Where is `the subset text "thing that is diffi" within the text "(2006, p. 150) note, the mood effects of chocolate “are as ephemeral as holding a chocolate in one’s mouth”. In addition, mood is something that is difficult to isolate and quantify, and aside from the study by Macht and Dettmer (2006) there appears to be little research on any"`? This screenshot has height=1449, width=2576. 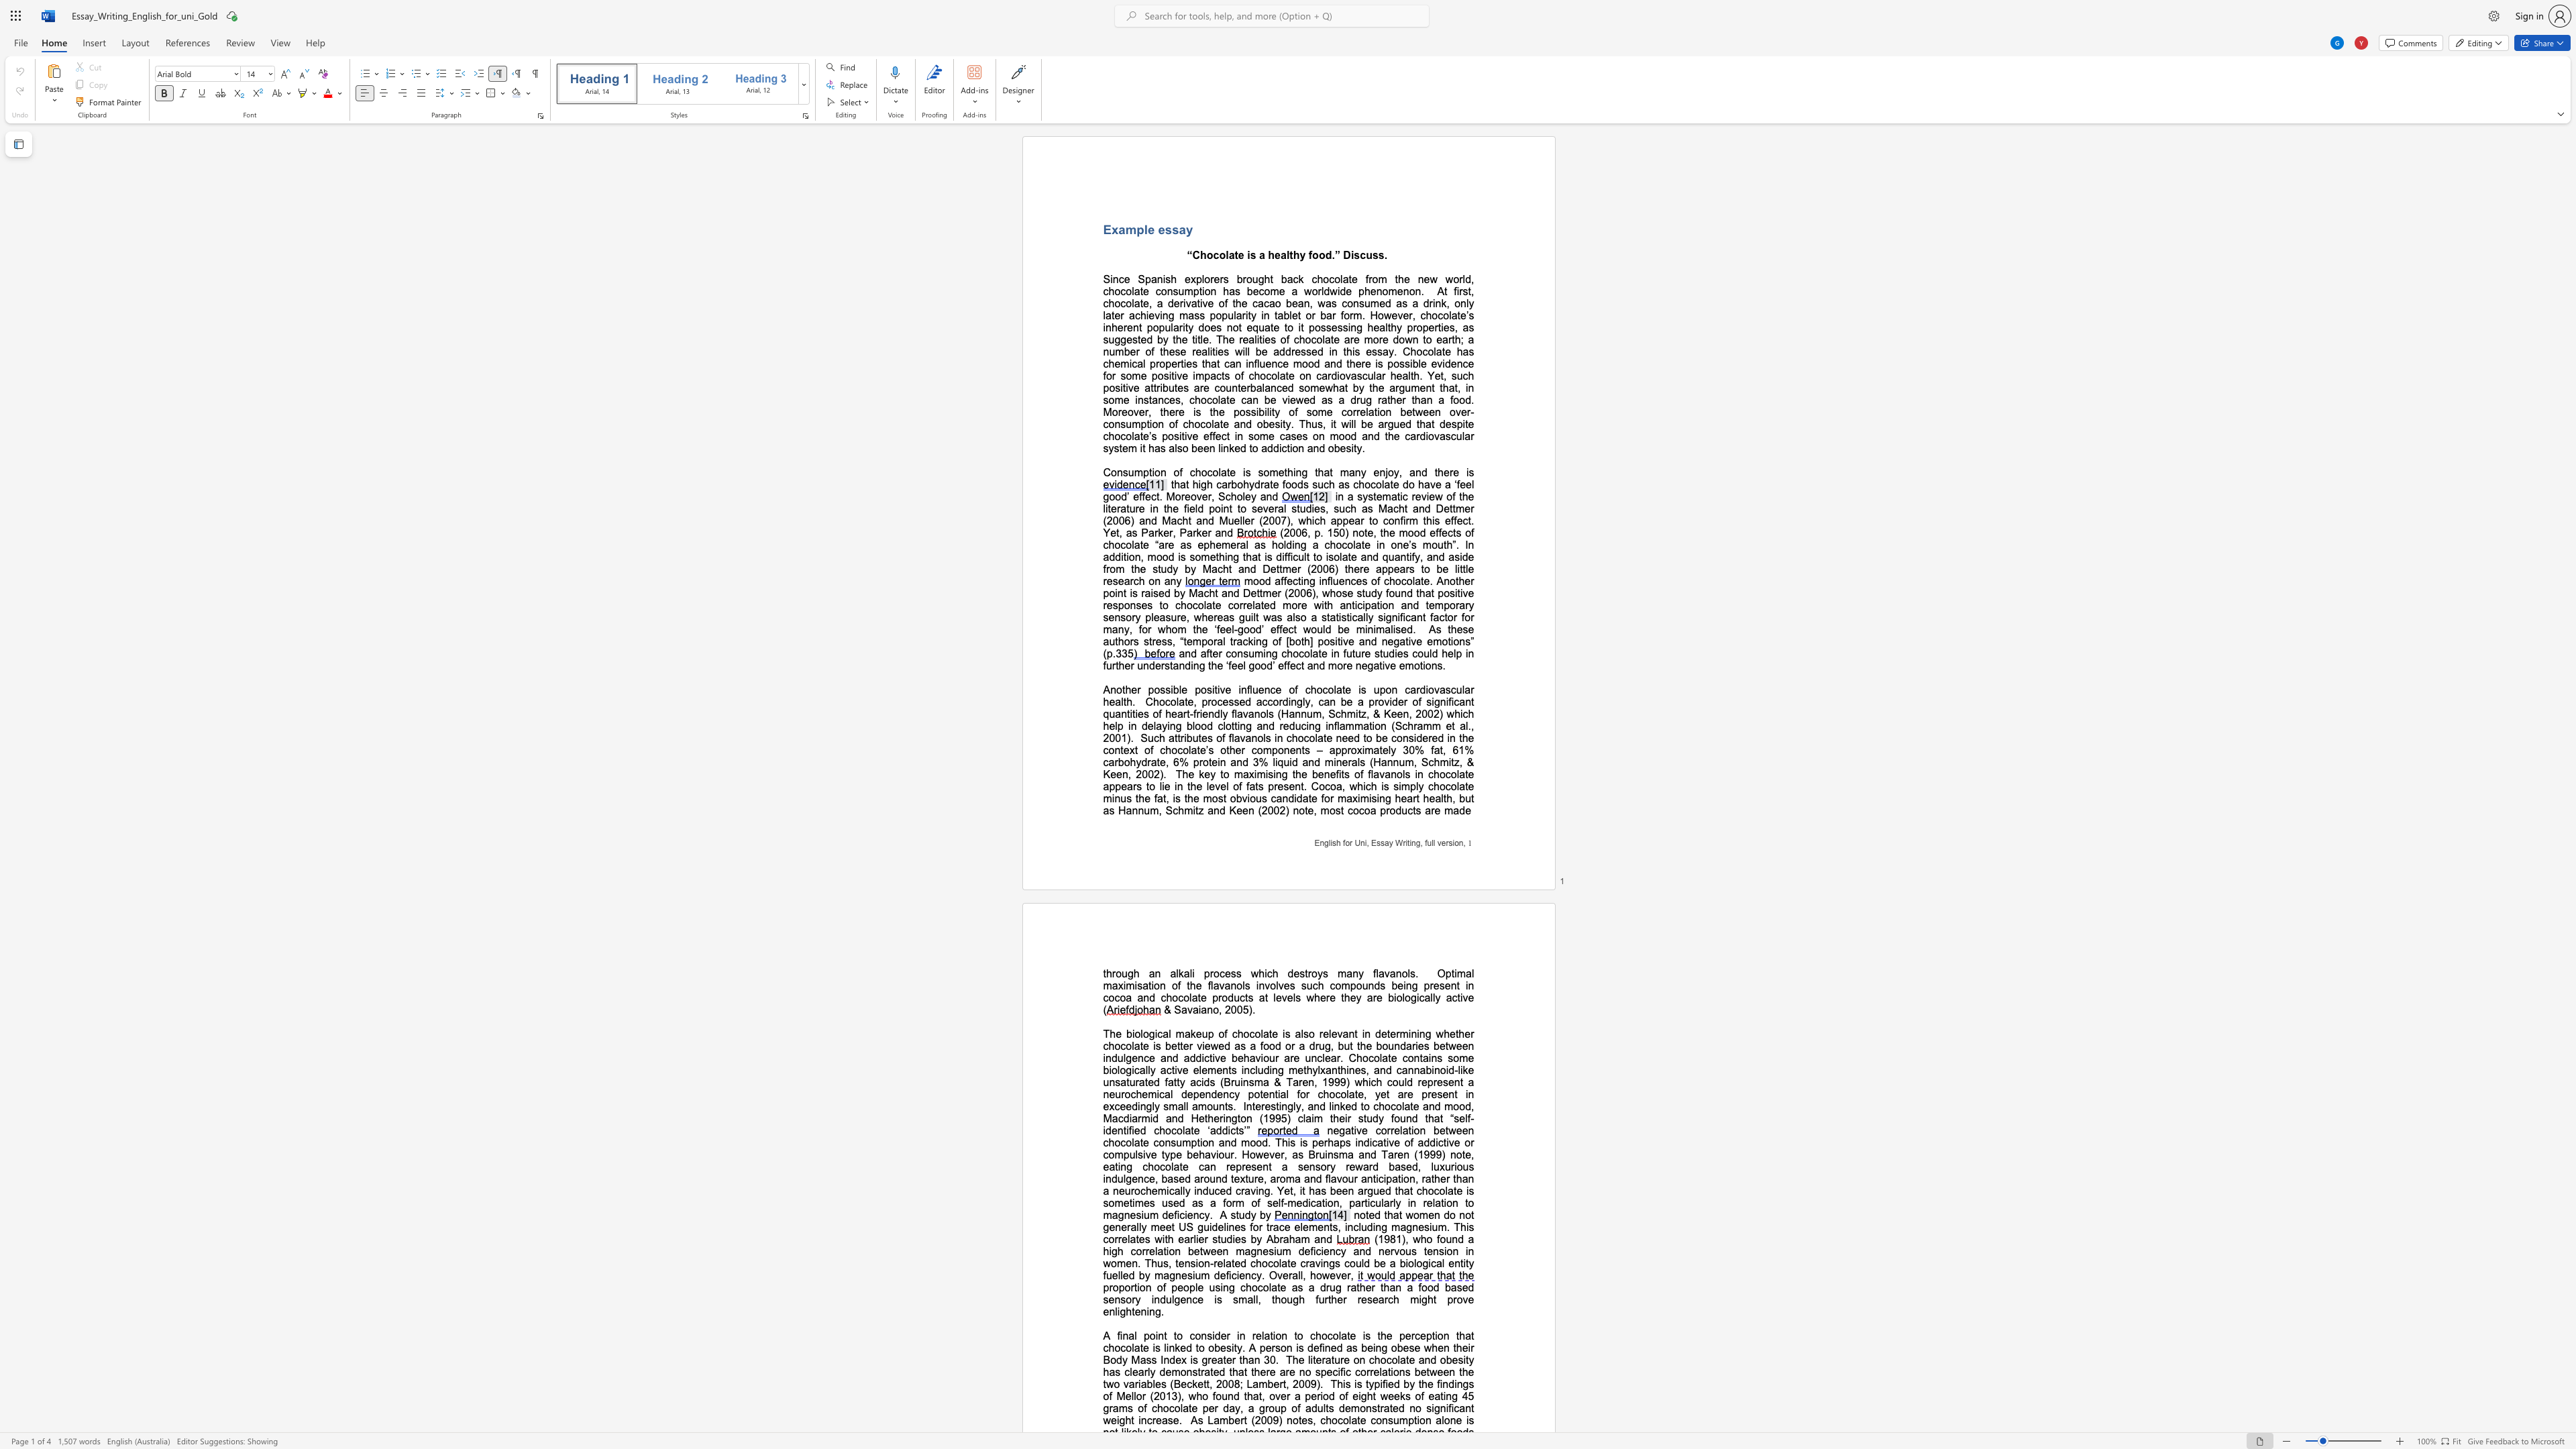
the subset text "thing that is diffi" within the text "(2006, p. 150) note, the mood effects of chocolate “are as ephemeral as holding a chocolate in one’s mouth”. In addition, mood is something that is difficult to isolate and quantify, and aside from the study by Macht and Dettmer (2006) there appears to be little research on any" is located at coordinates (1215, 555).